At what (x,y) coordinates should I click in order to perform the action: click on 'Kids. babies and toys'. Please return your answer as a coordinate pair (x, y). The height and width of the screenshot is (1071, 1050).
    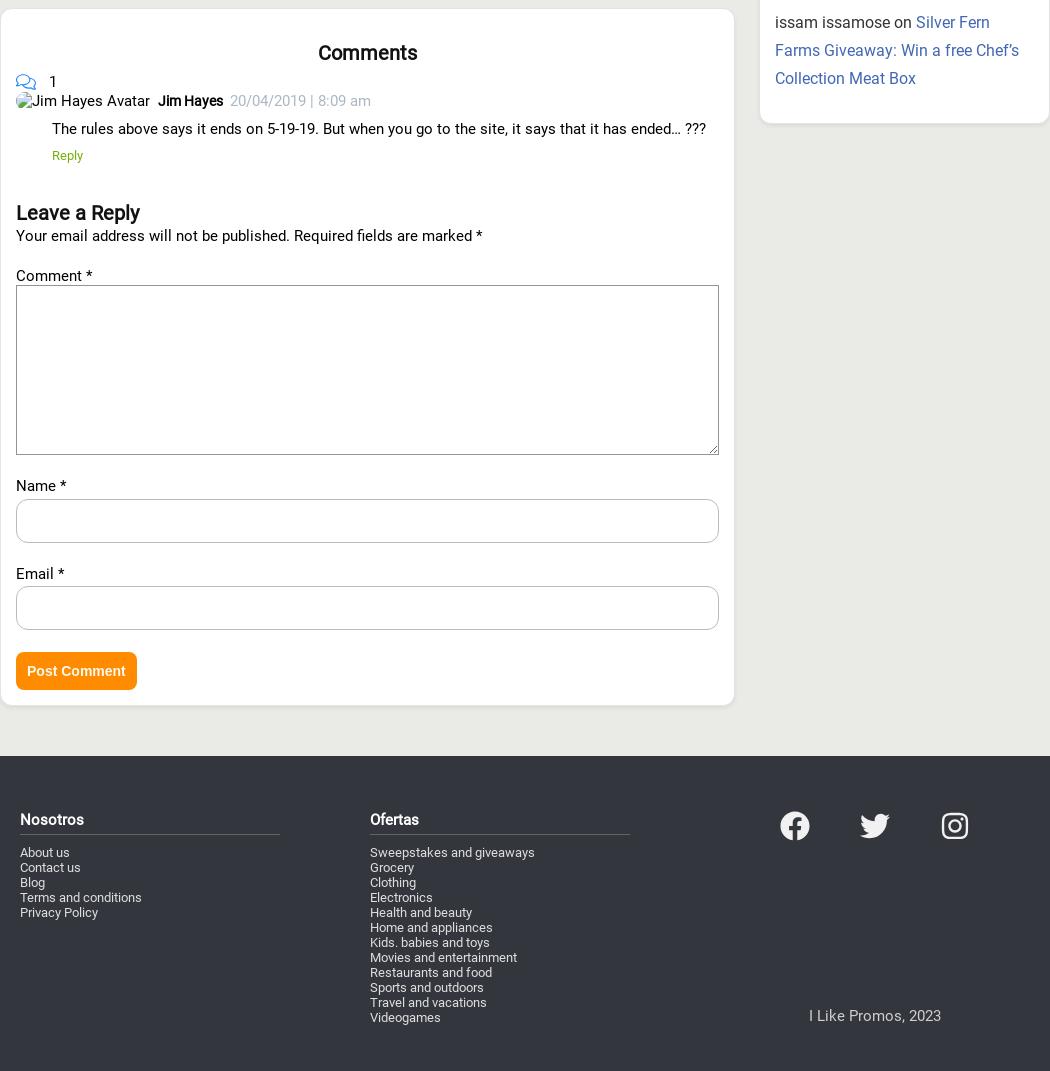
    Looking at the image, I should click on (428, 832).